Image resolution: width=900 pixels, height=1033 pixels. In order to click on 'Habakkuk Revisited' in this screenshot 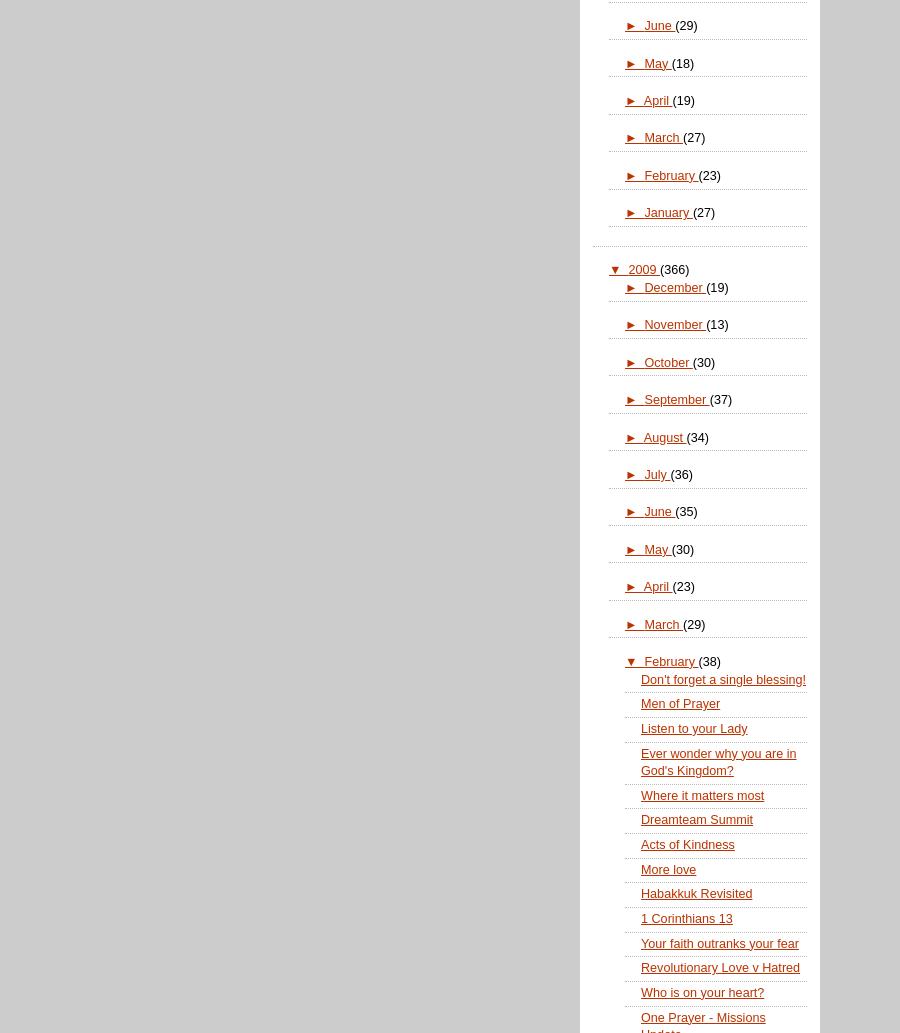, I will do `click(695, 892)`.